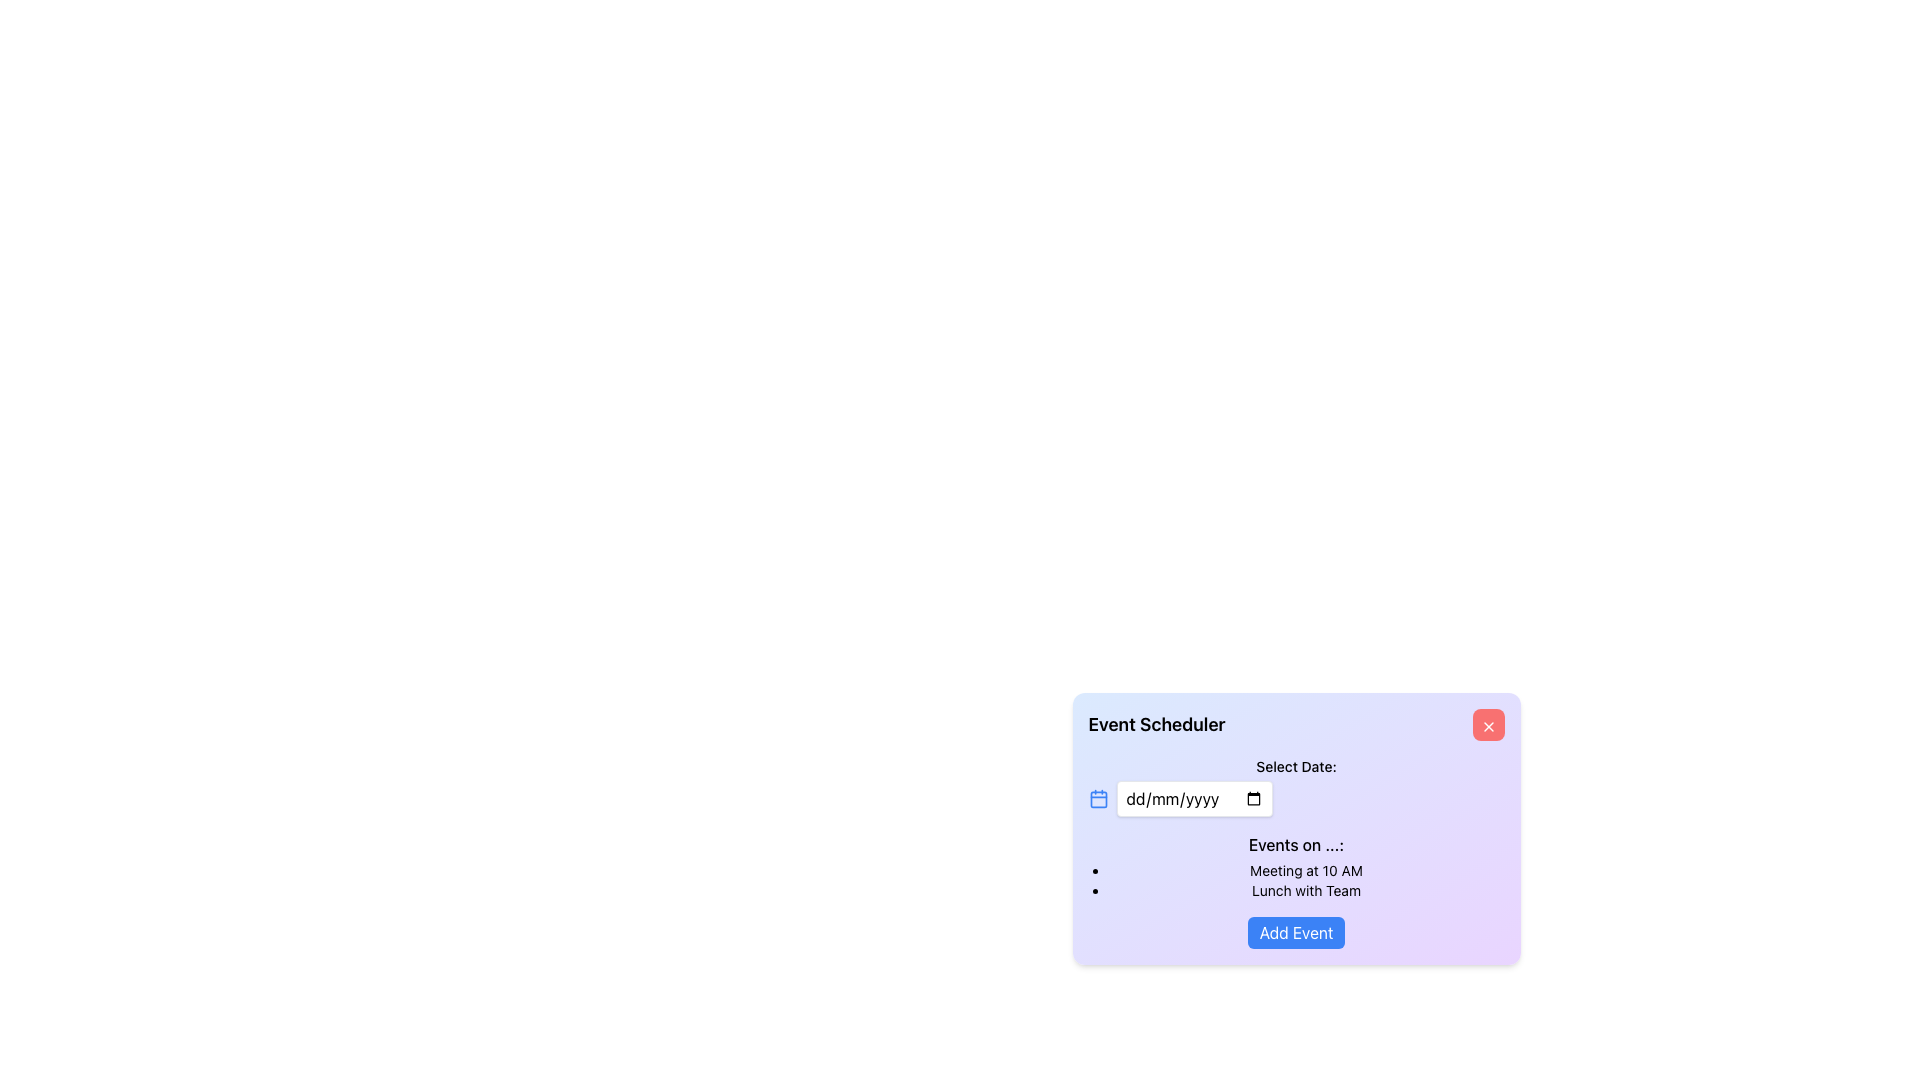 This screenshot has width=1920, height=1080. Describe the element at coordinates (1097, 797) in the screenshot. I see `the outlined blue calendar icon located on the left side of the horizontal layout group inside the interaction panel` at that location.